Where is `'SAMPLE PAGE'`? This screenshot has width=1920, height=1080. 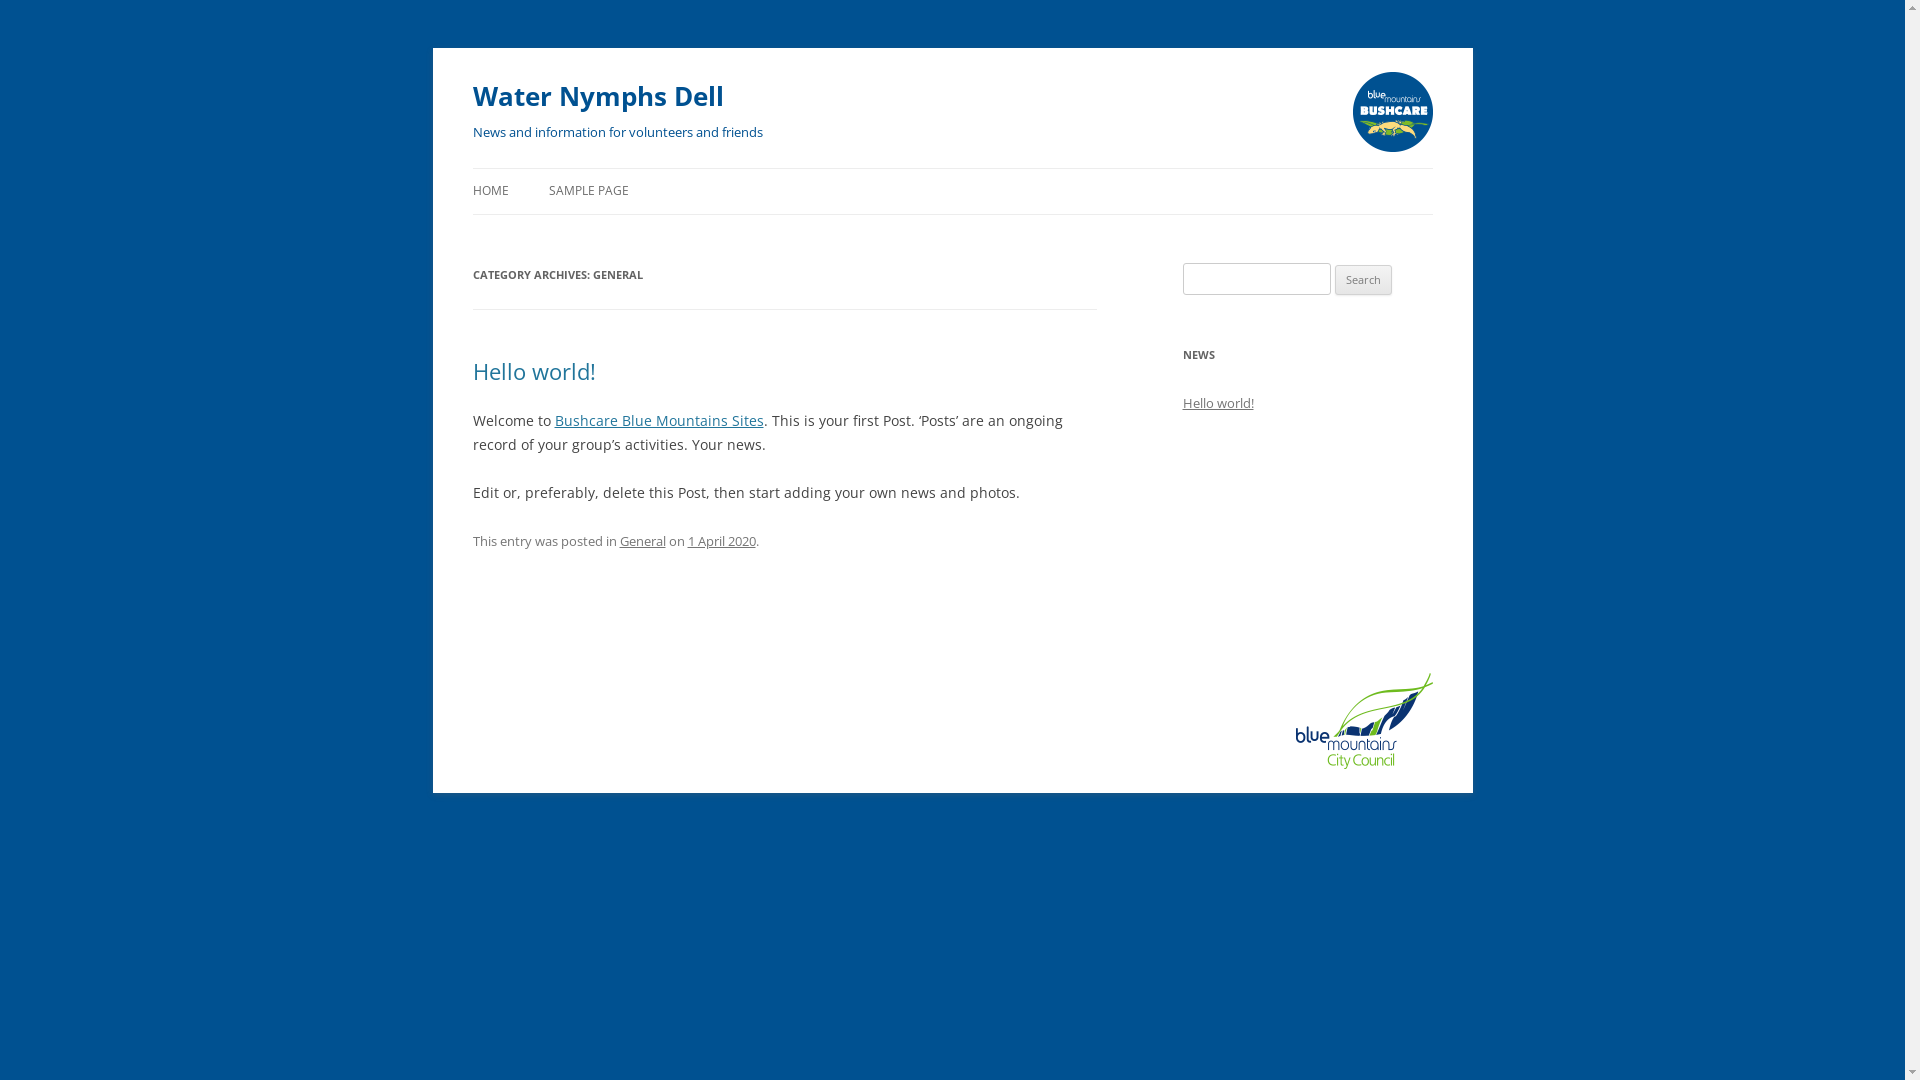
'SAMPLE PAGE' is located at coordinates (587, 191).